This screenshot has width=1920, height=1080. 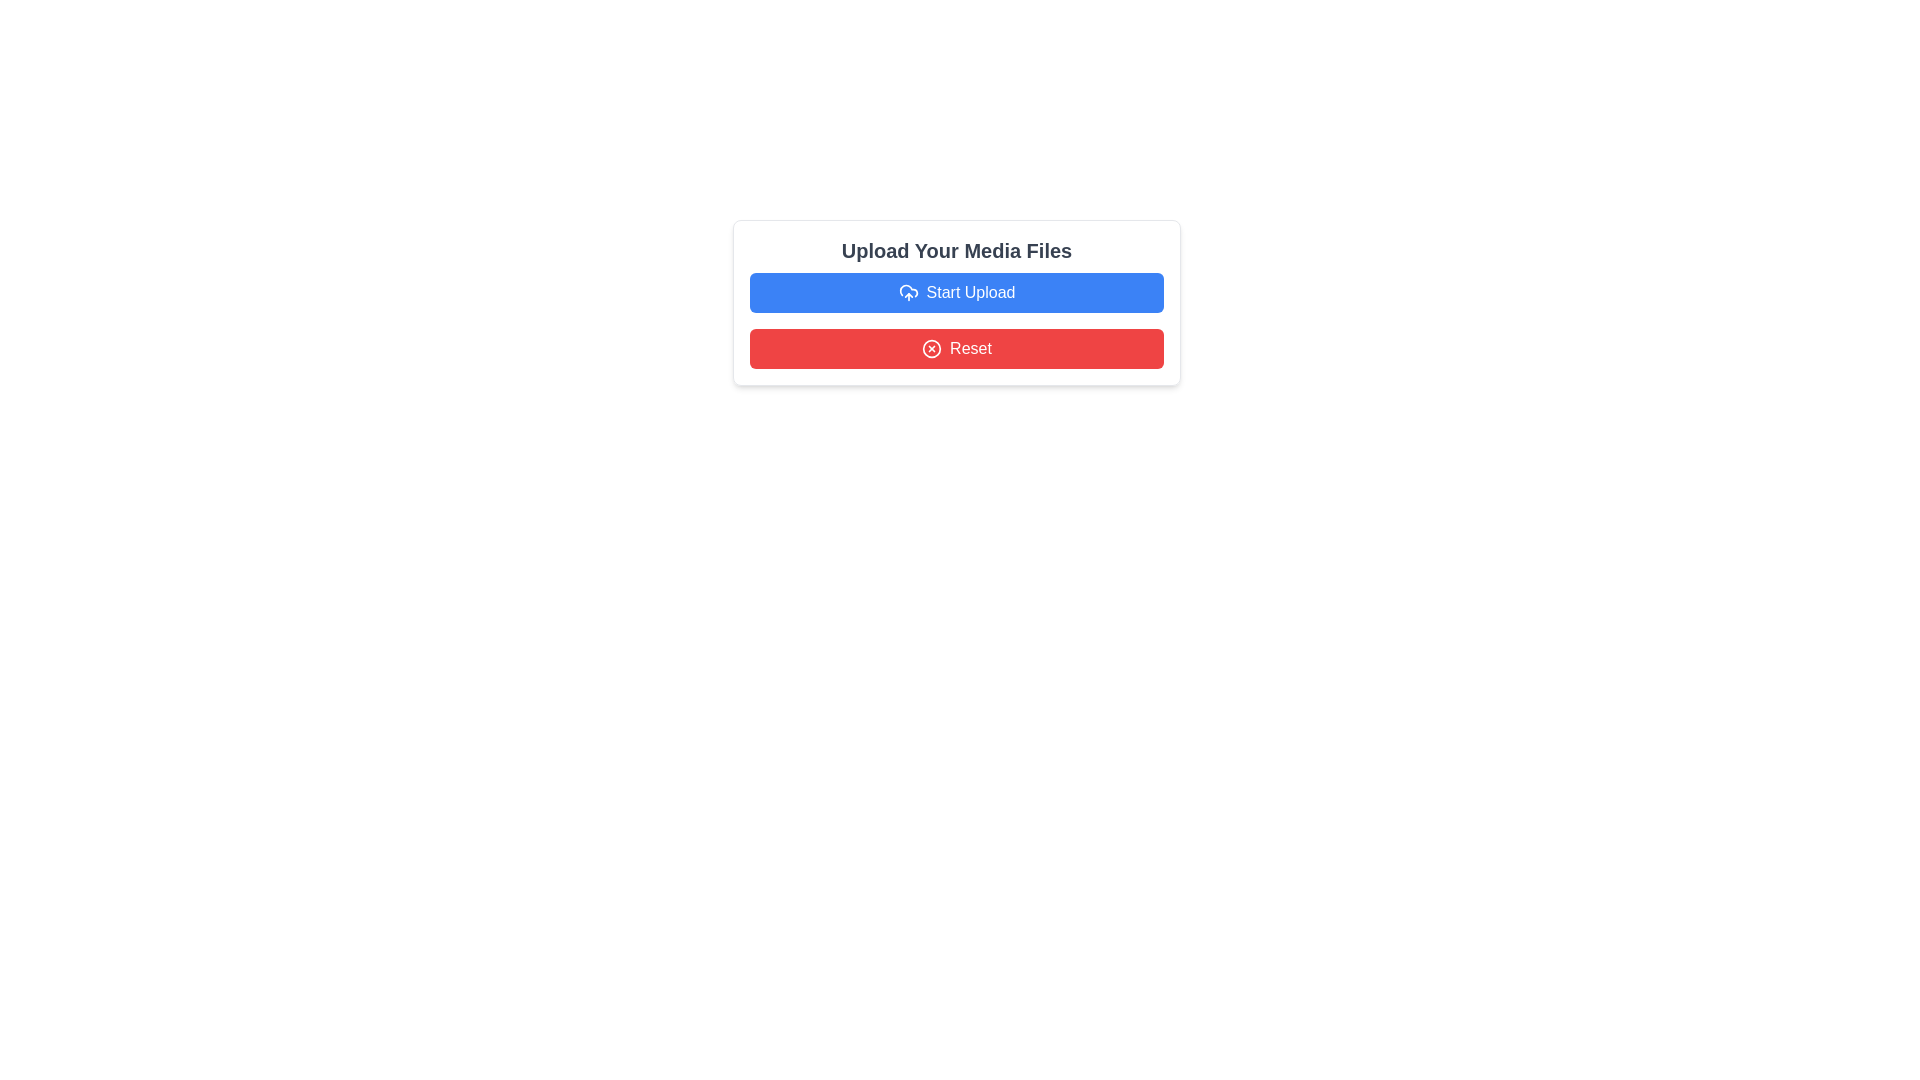 I want to click on the 'Start Upload' button which contains the upload icon located on the left side of the button text, situated below the header 'Upload Your Media Files', so click(x=907, y=293).